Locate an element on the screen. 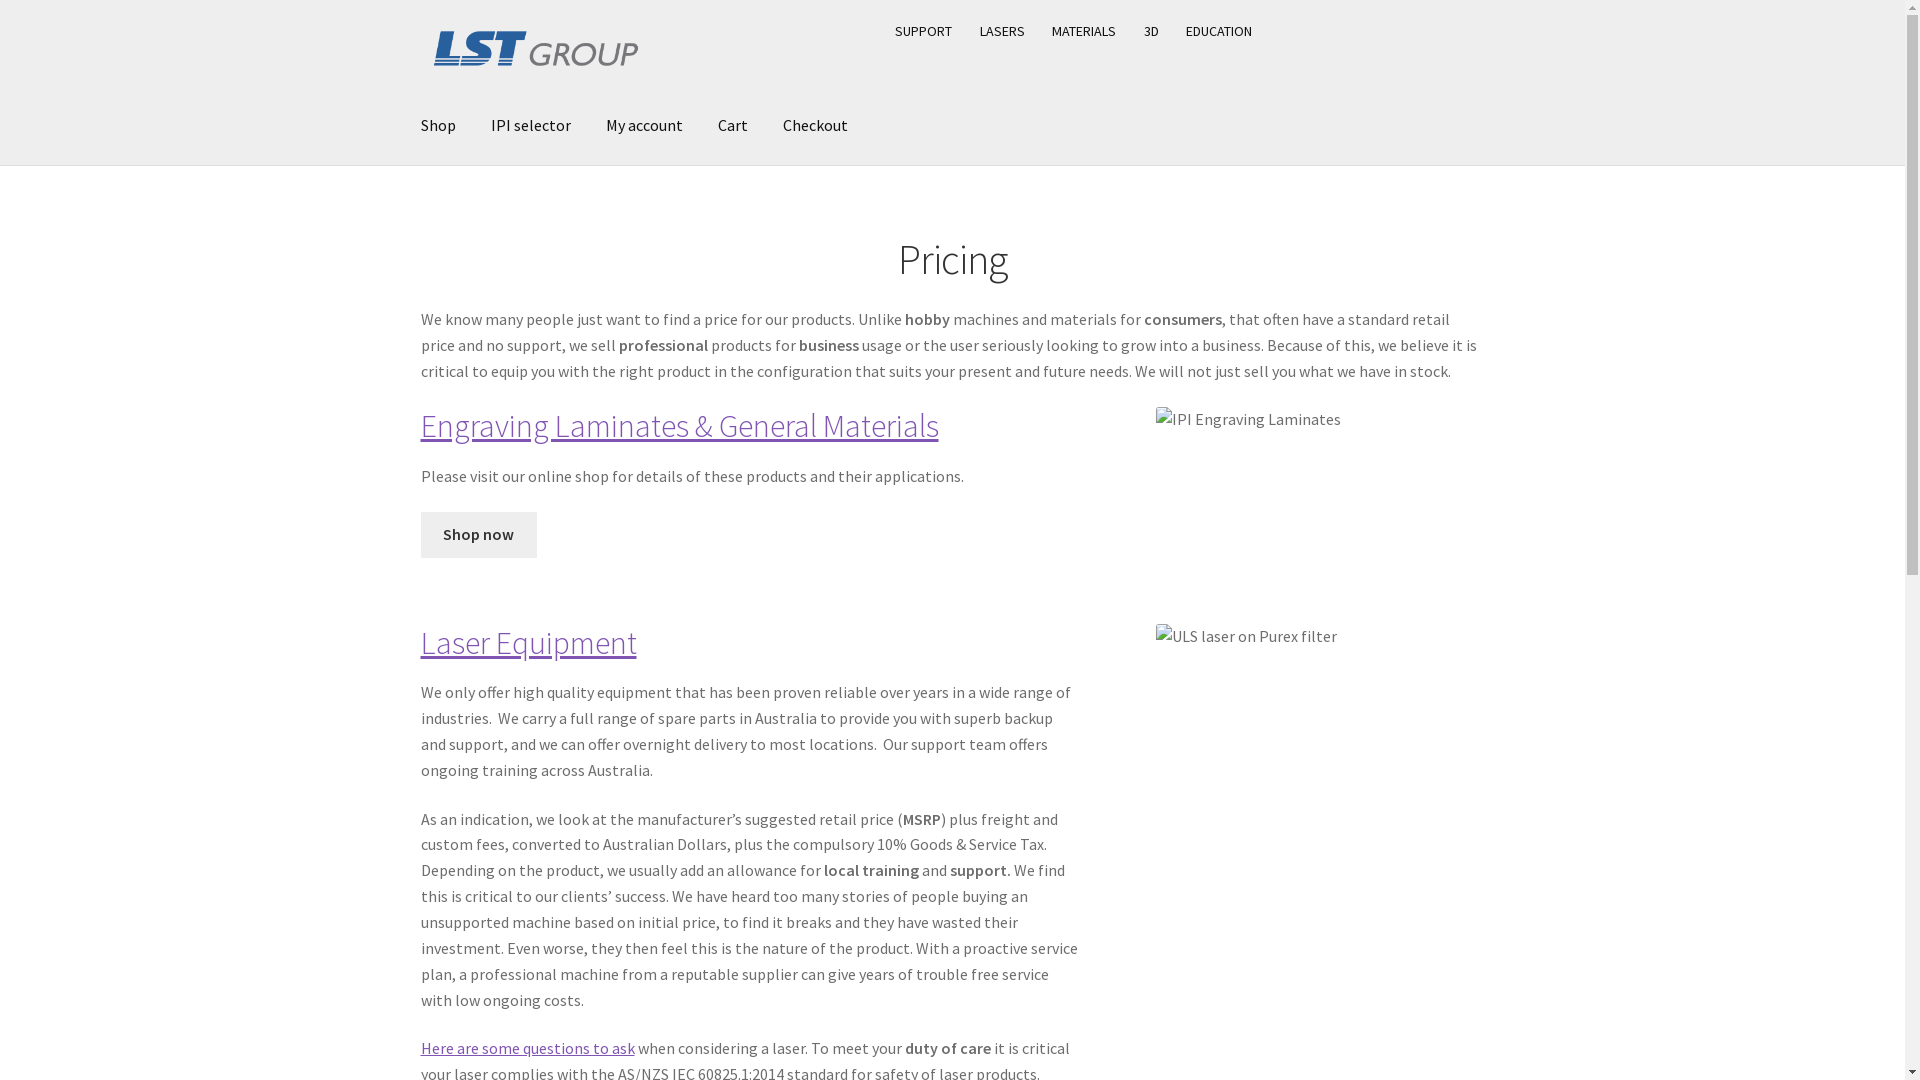 The width and height of the screenshot is (1920, 1080). 'My account' is located at coordinates (644, 126).